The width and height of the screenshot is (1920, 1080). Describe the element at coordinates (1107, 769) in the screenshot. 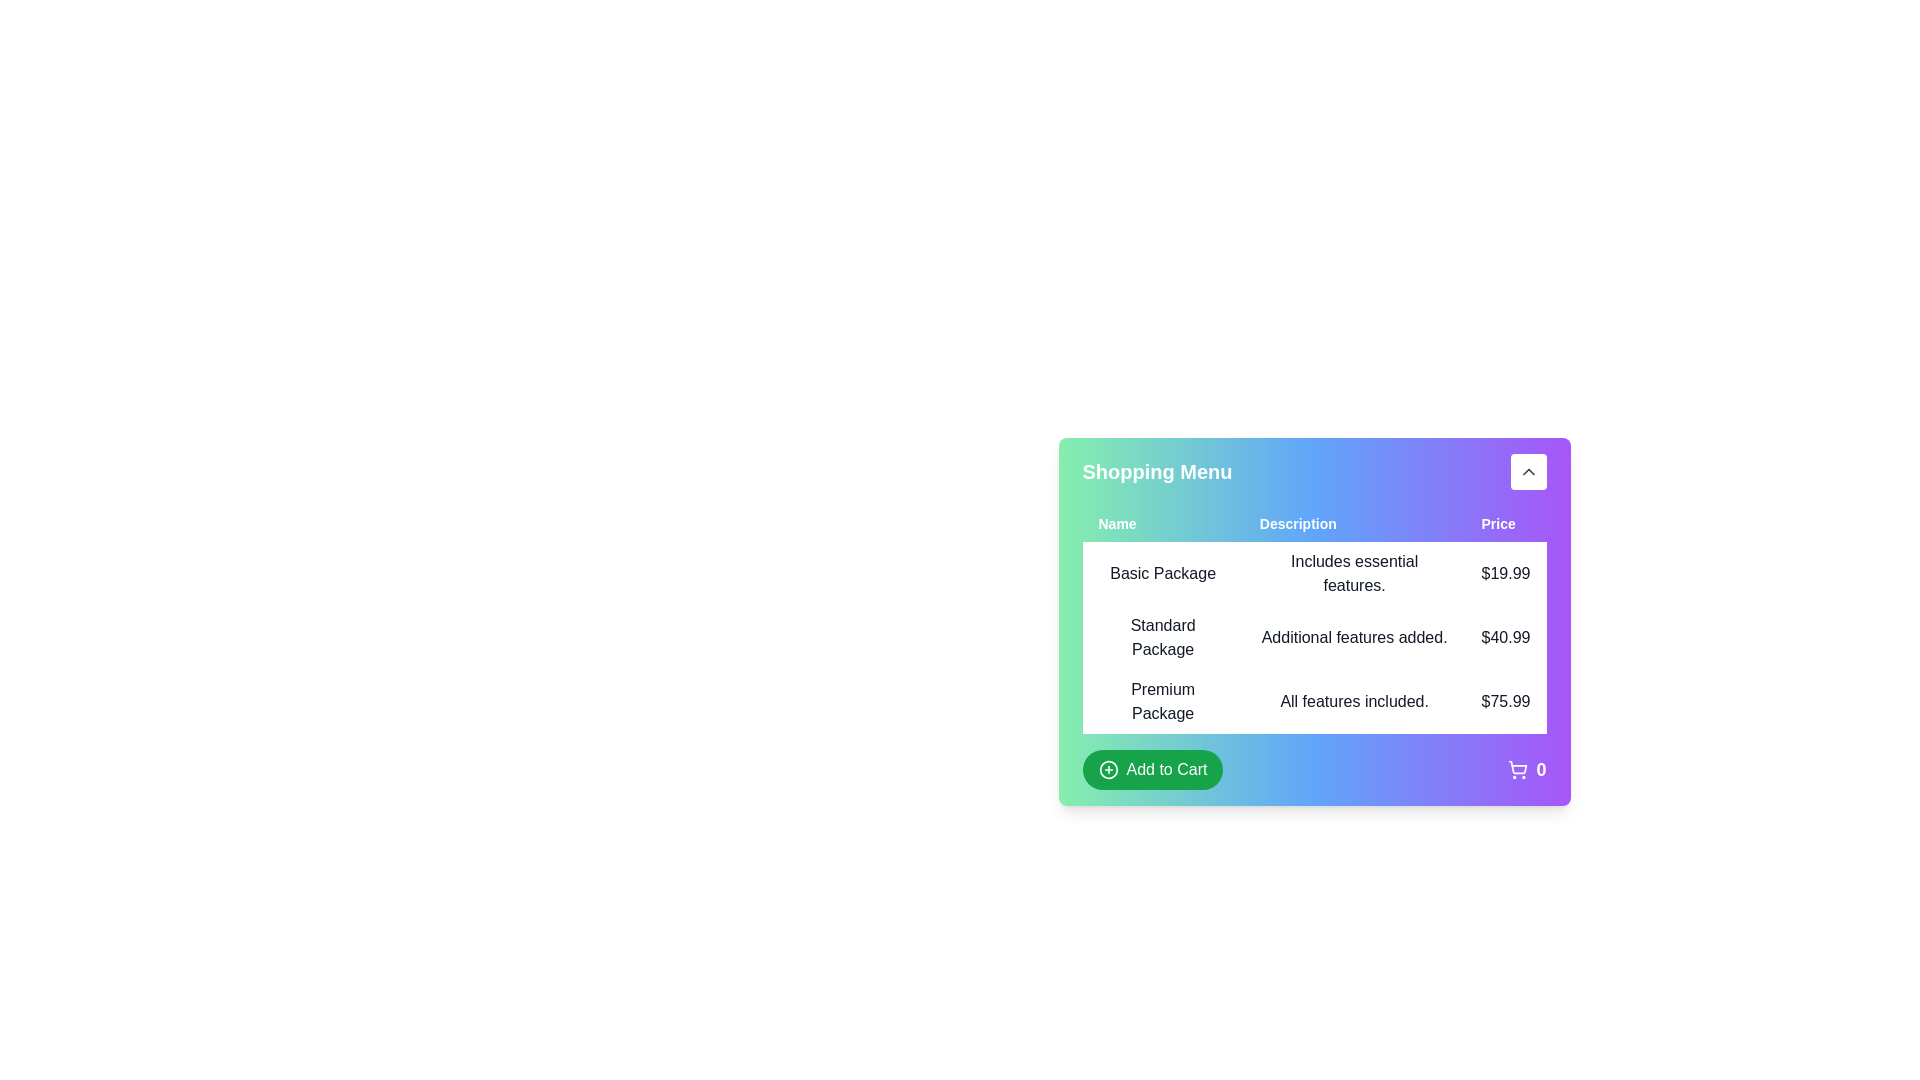

I see `the circular graphical component within the 'Add to Cart' button located at the bottom left of the shopping menu interface` at that location.